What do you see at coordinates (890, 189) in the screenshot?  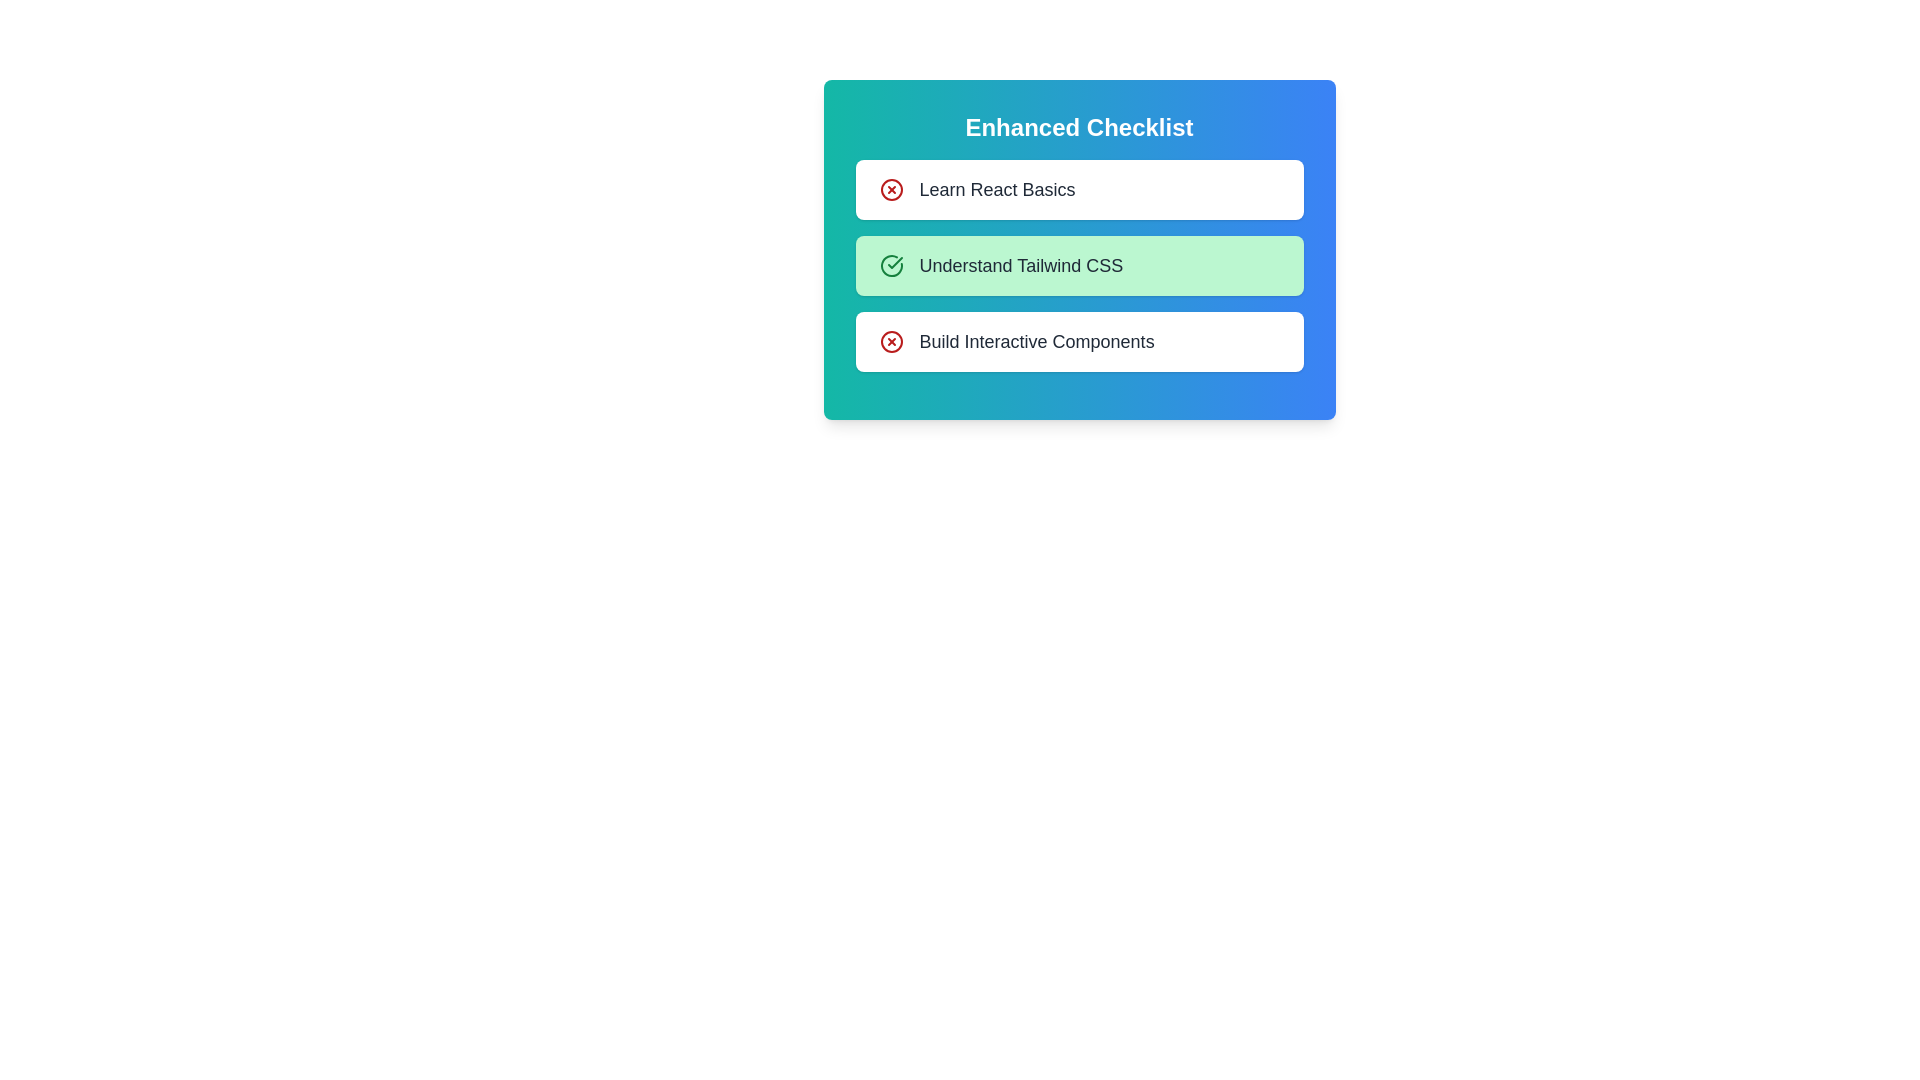 I see `the checklist item corresponding to Learn React Basics` at bounding box center [890, 189].